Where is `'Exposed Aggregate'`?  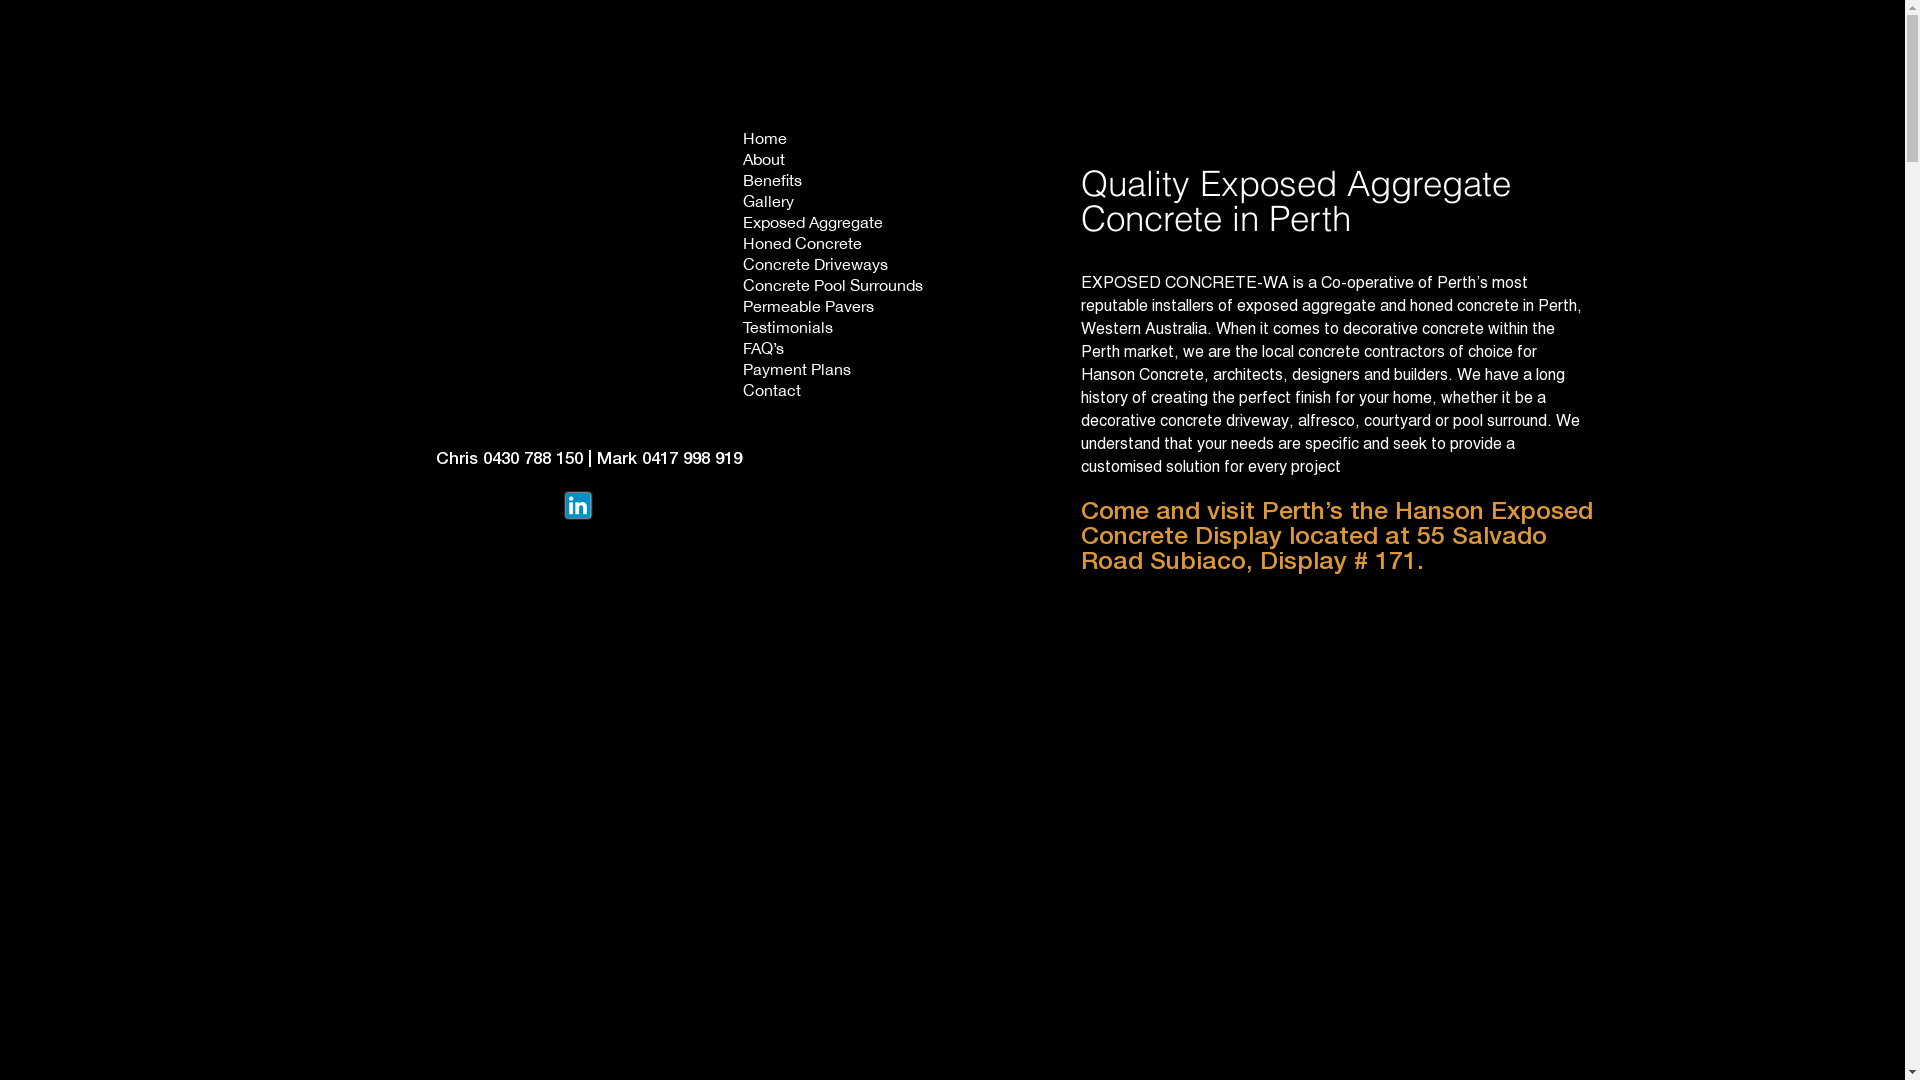 'Exposed Aggregate' is located at coordinates (833, 224).